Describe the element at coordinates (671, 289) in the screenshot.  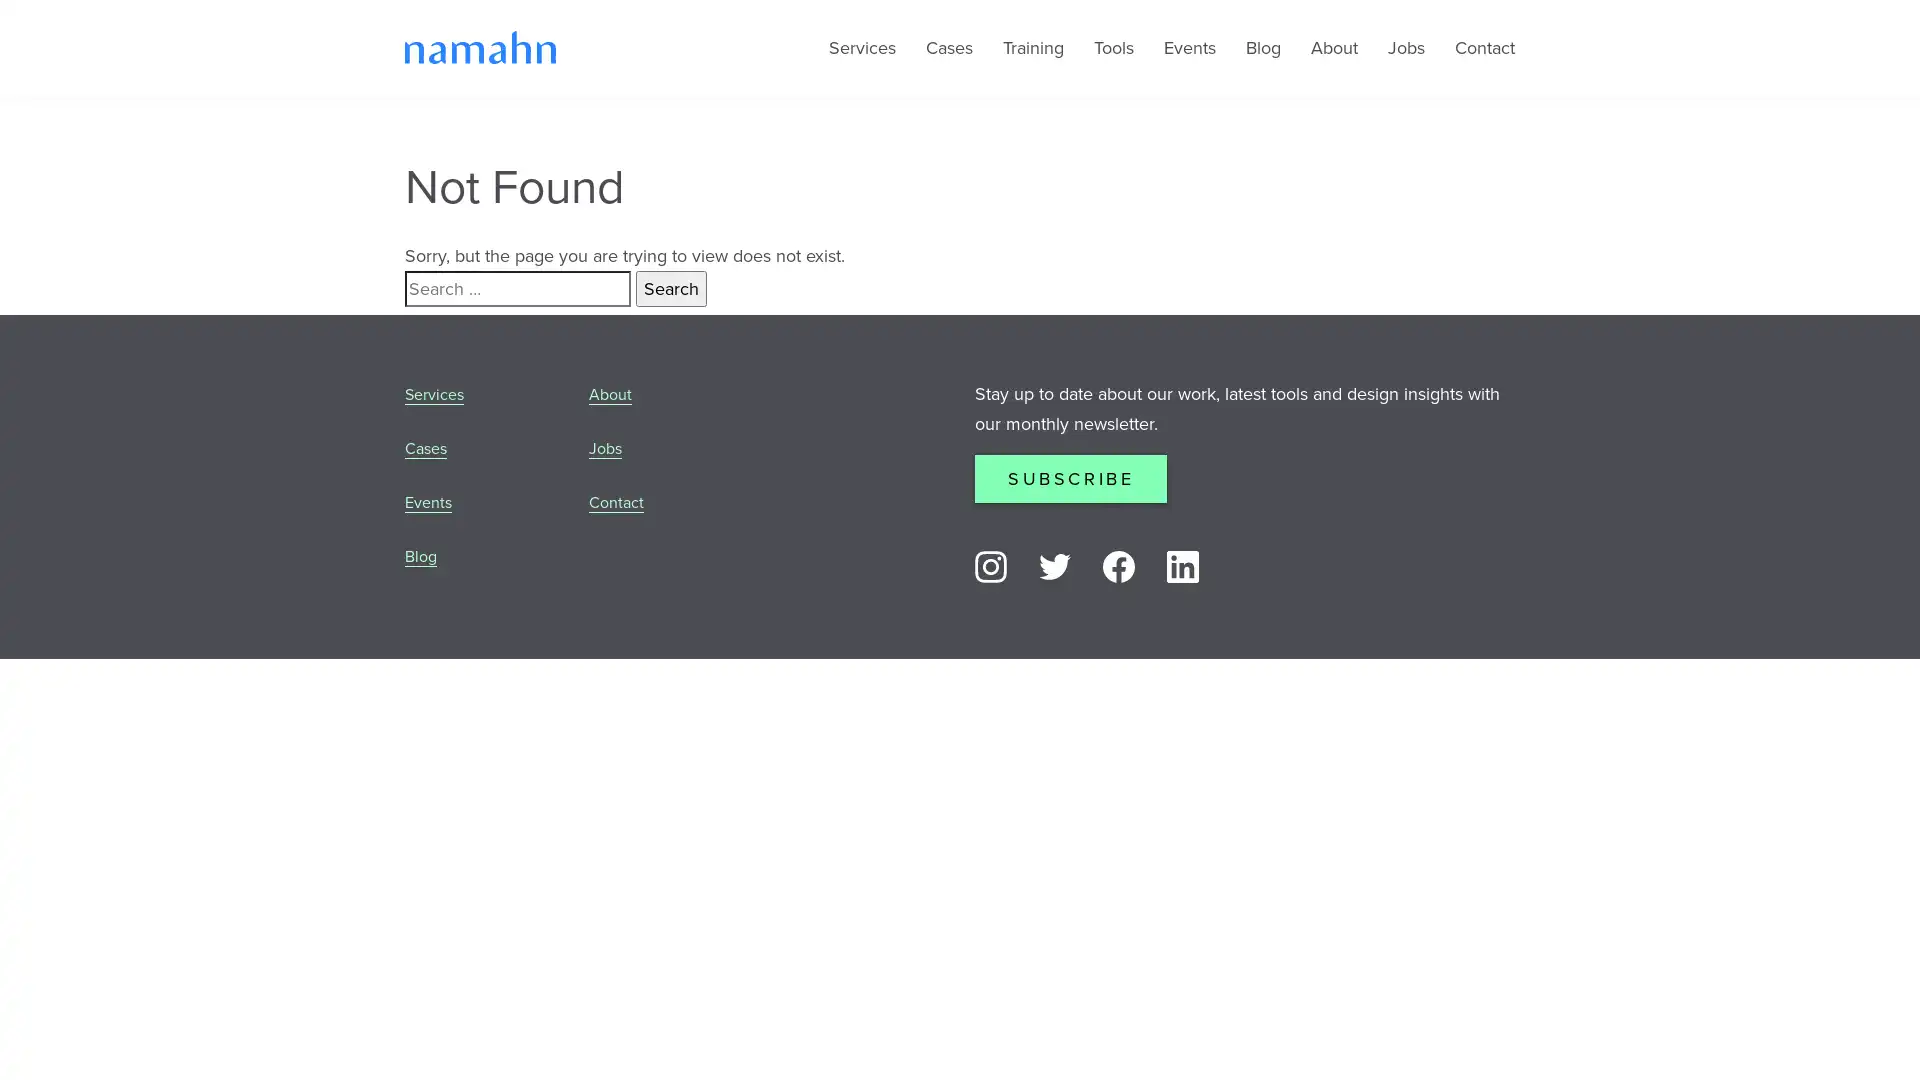
I see `Search` at that location.